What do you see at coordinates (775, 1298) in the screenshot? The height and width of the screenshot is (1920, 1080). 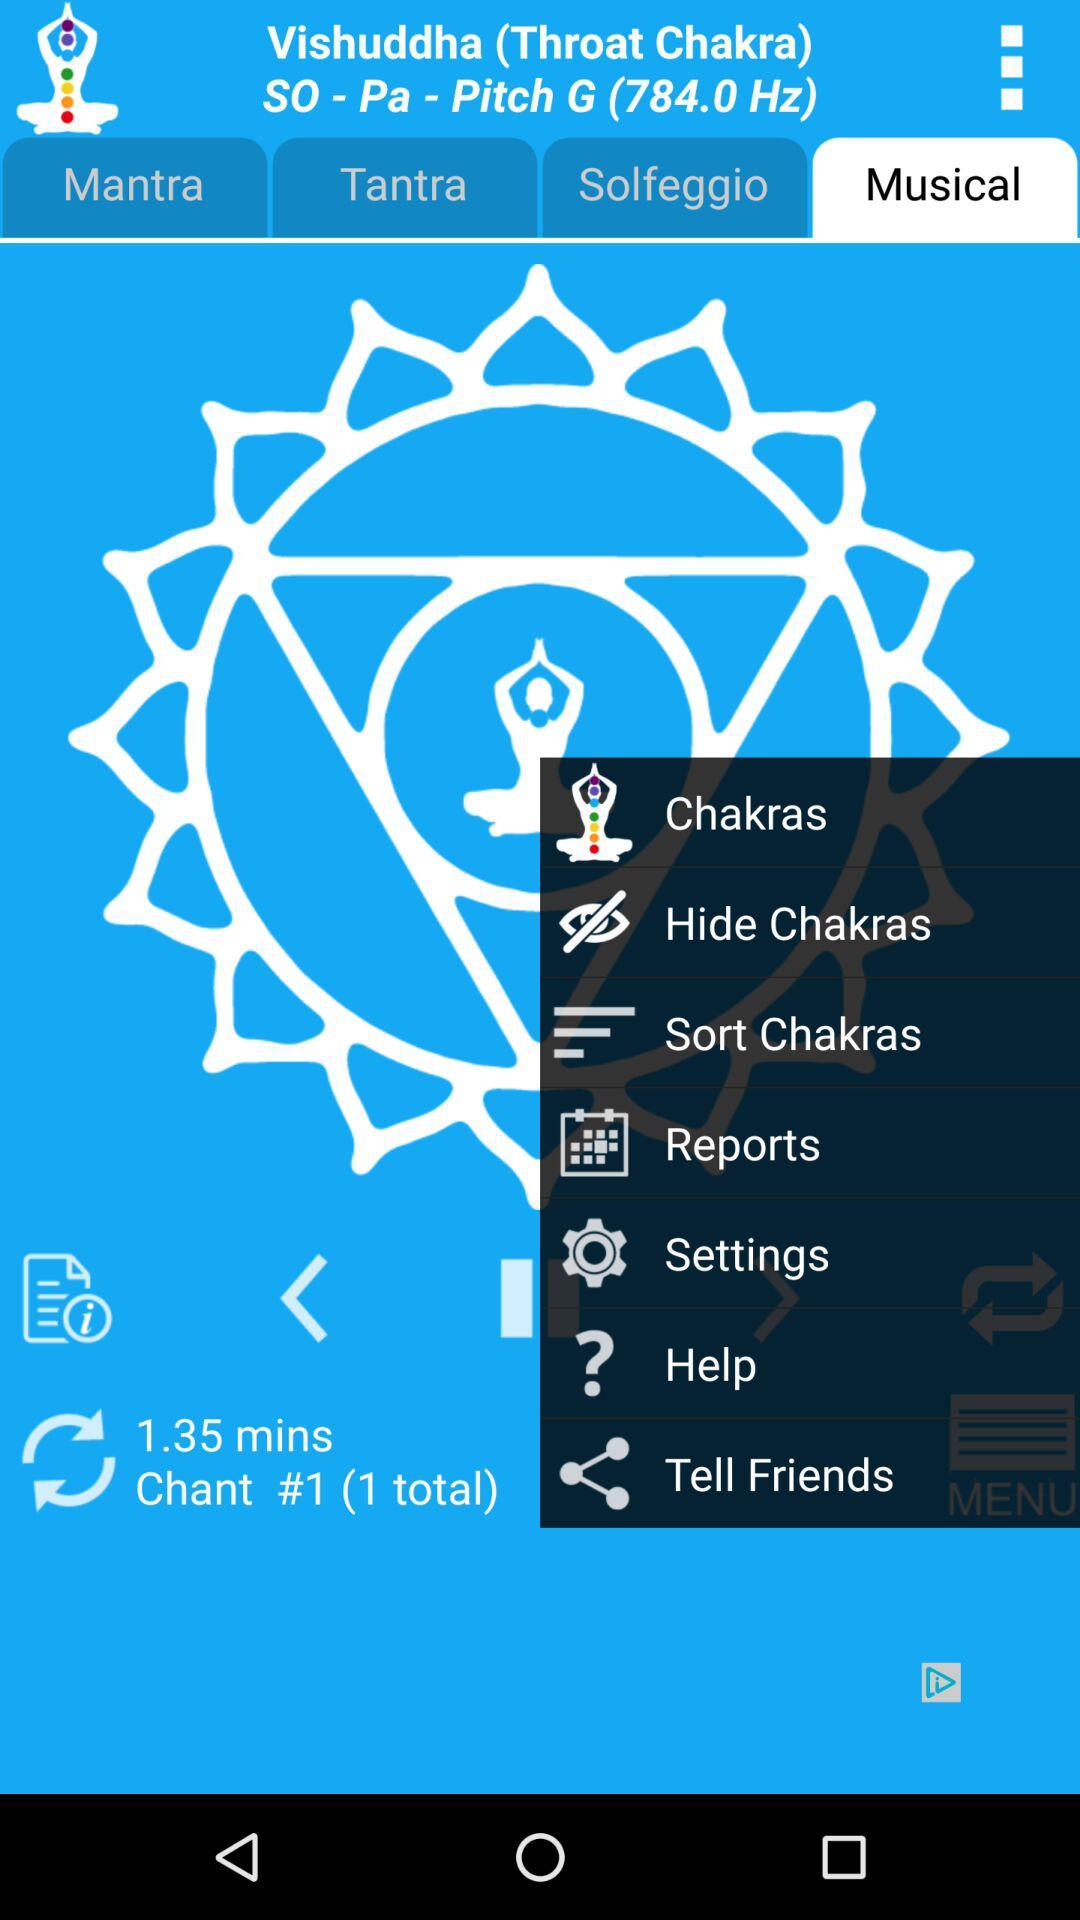 I see `settings option` at bounding box center [775, 1298].